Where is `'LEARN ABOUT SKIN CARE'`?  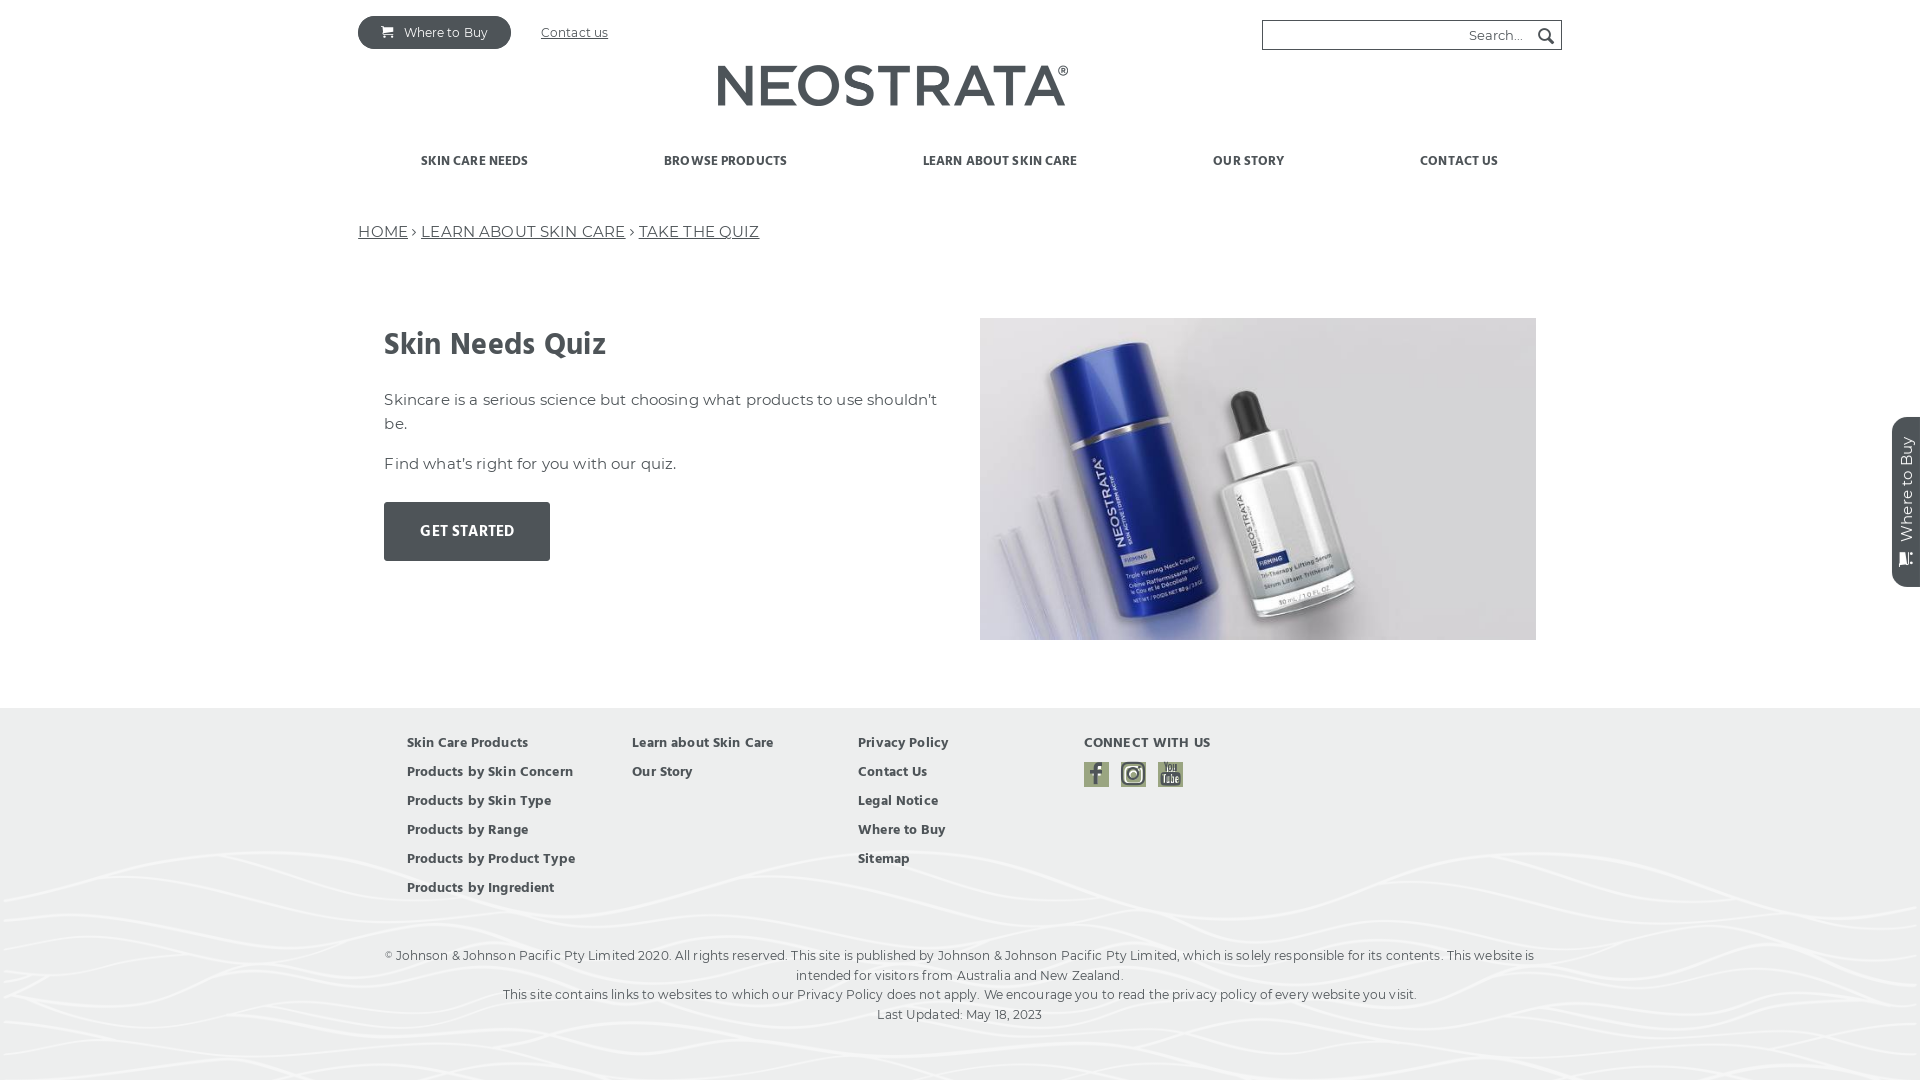
'LEARN ABOUT SKIN CARE' is located at coordinates (1001, 171).